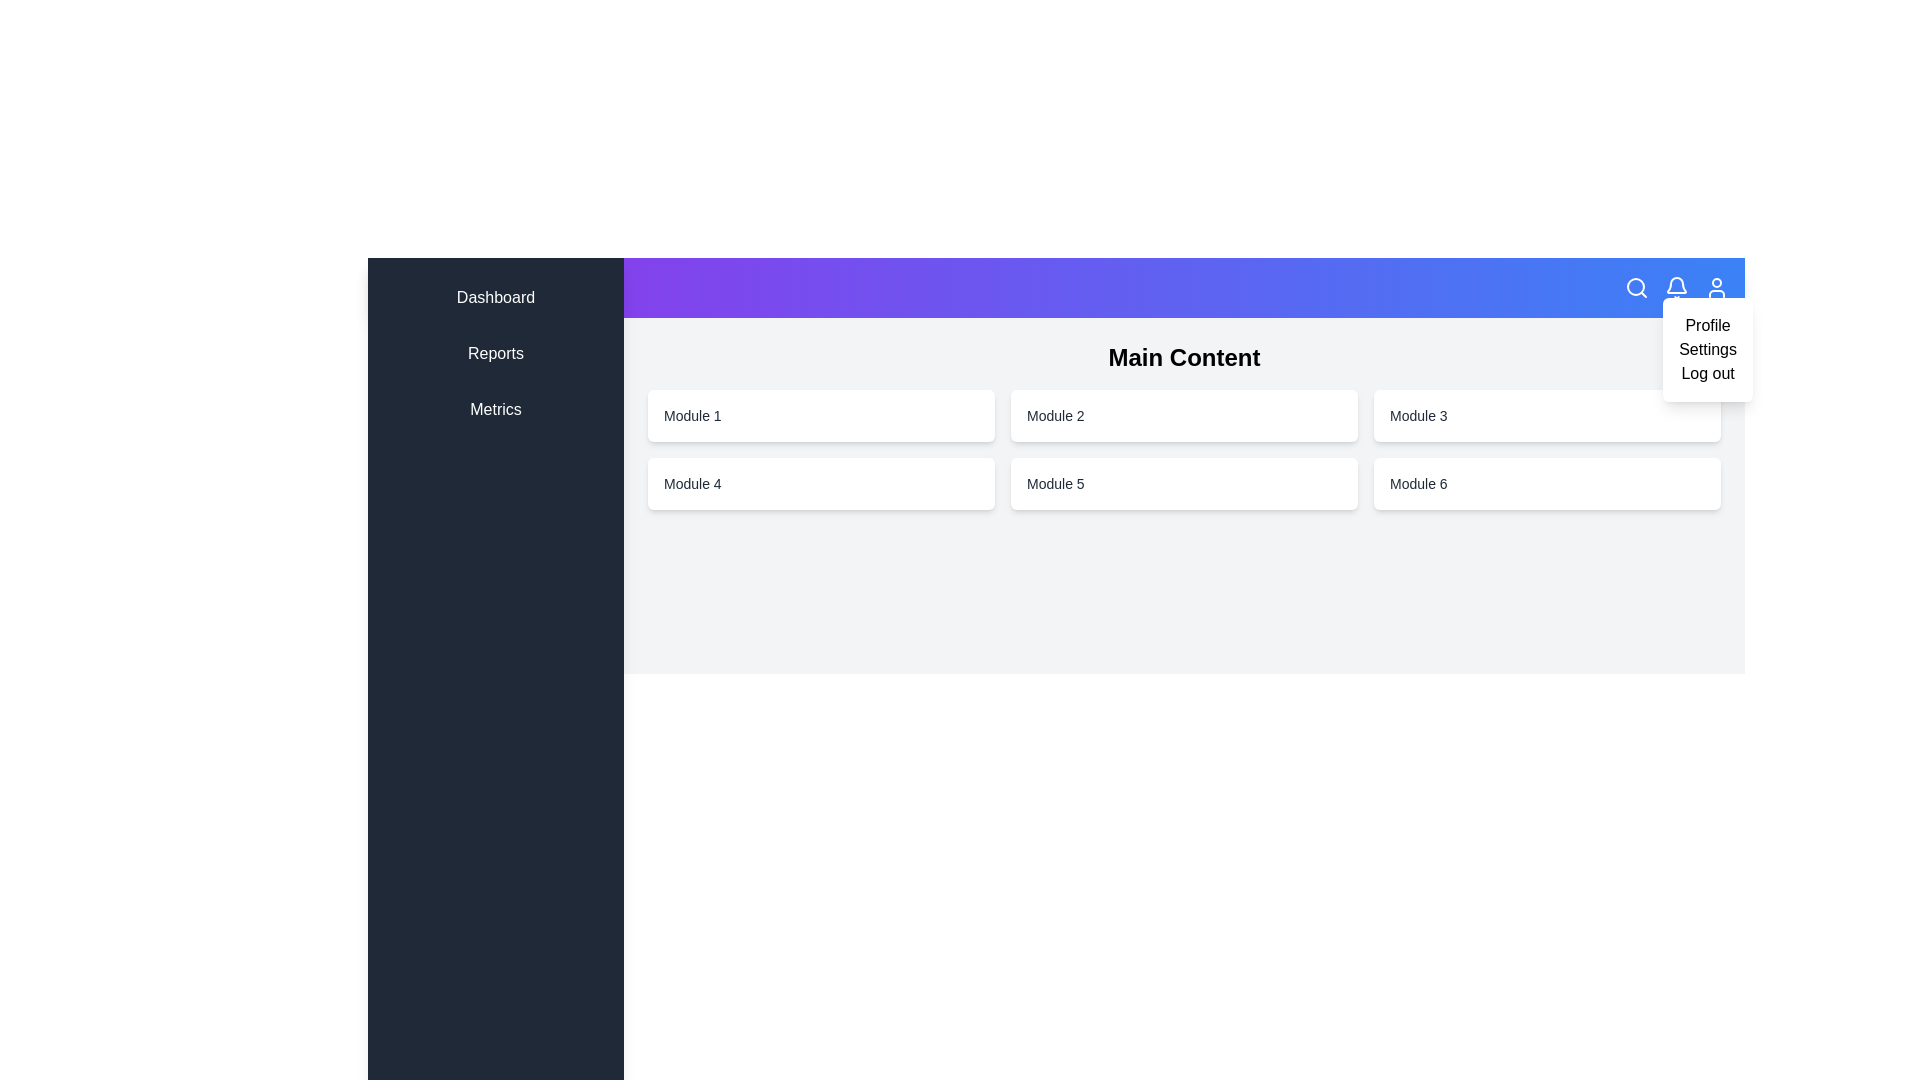  I want to click on the 'Module 5' informational card, which is a rectangular card with a white background and slightly rounded corners, located in the lower row of a two-row grid layout, so click(1184, 483).